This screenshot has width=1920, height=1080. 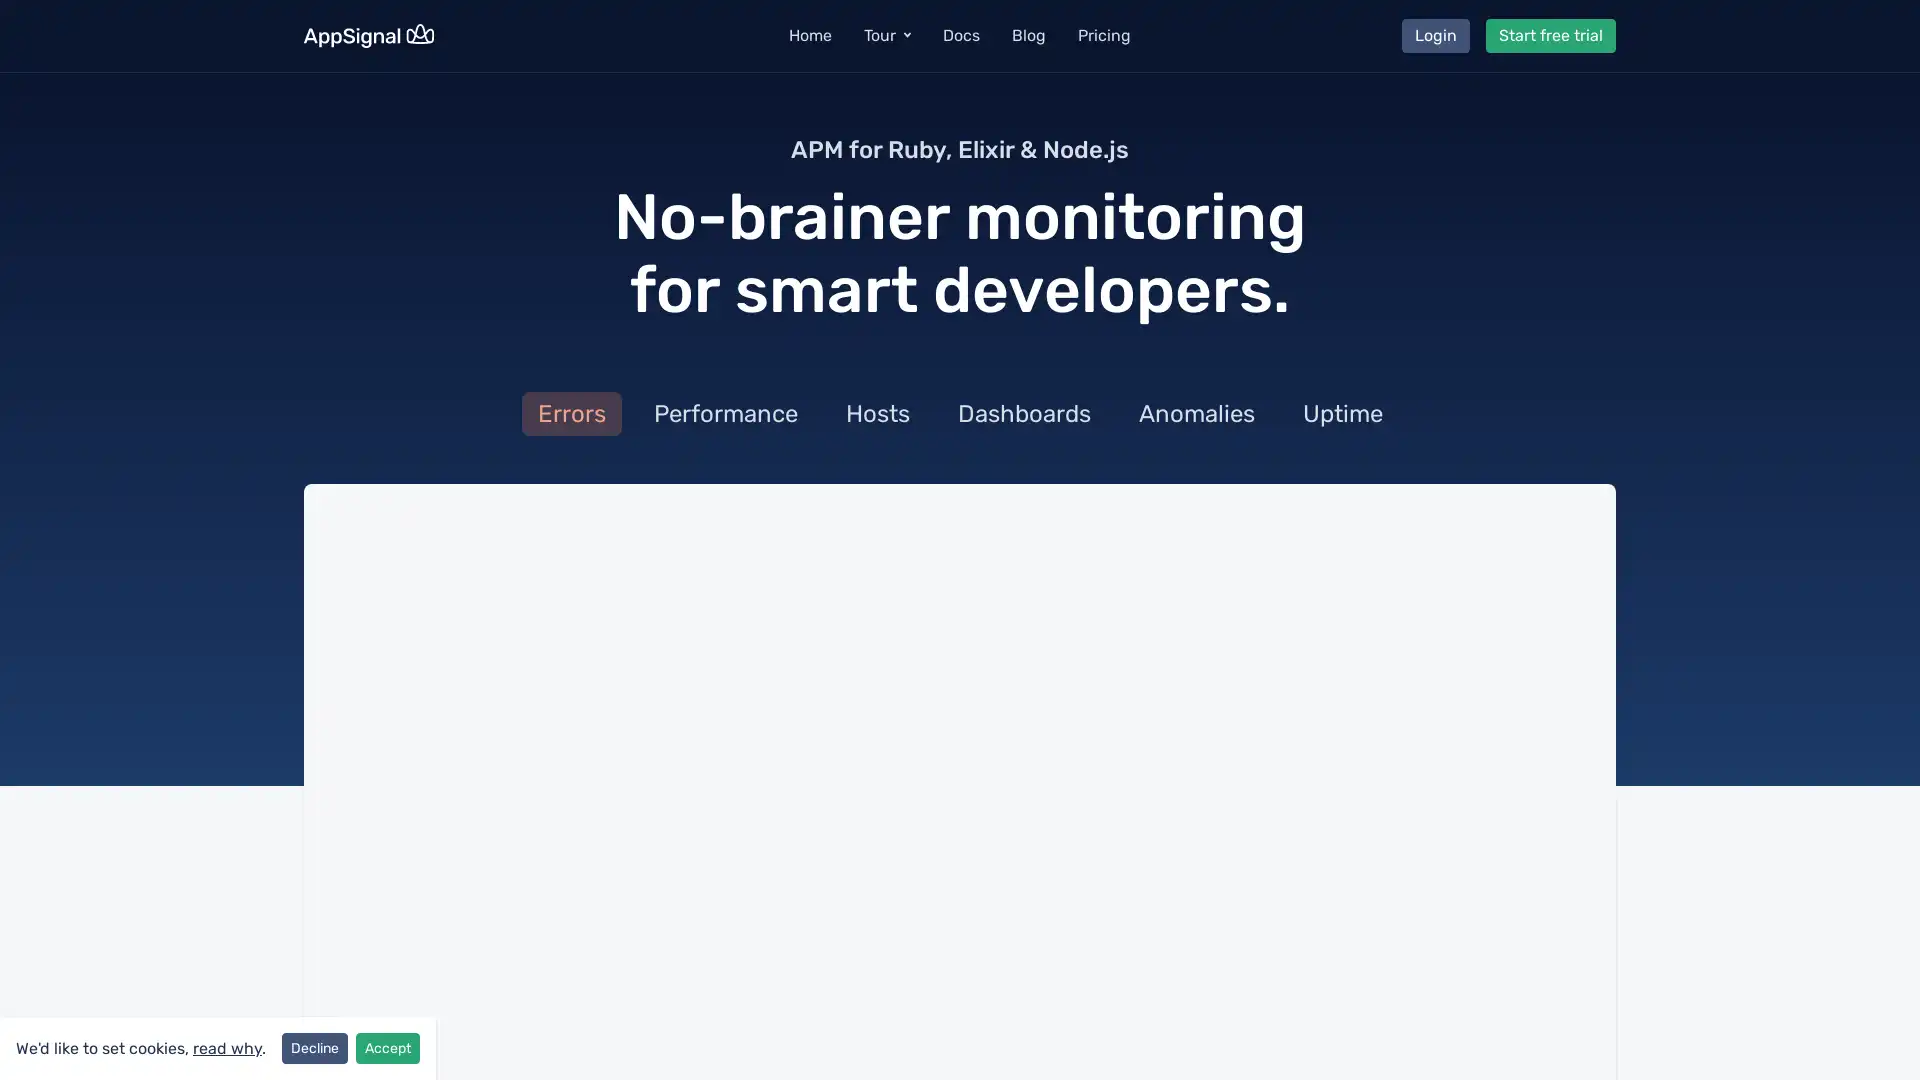 What do you see at coordinates (314, 1047) in the screenshot?
I see `Decline` at bounding box center [314, 1047].